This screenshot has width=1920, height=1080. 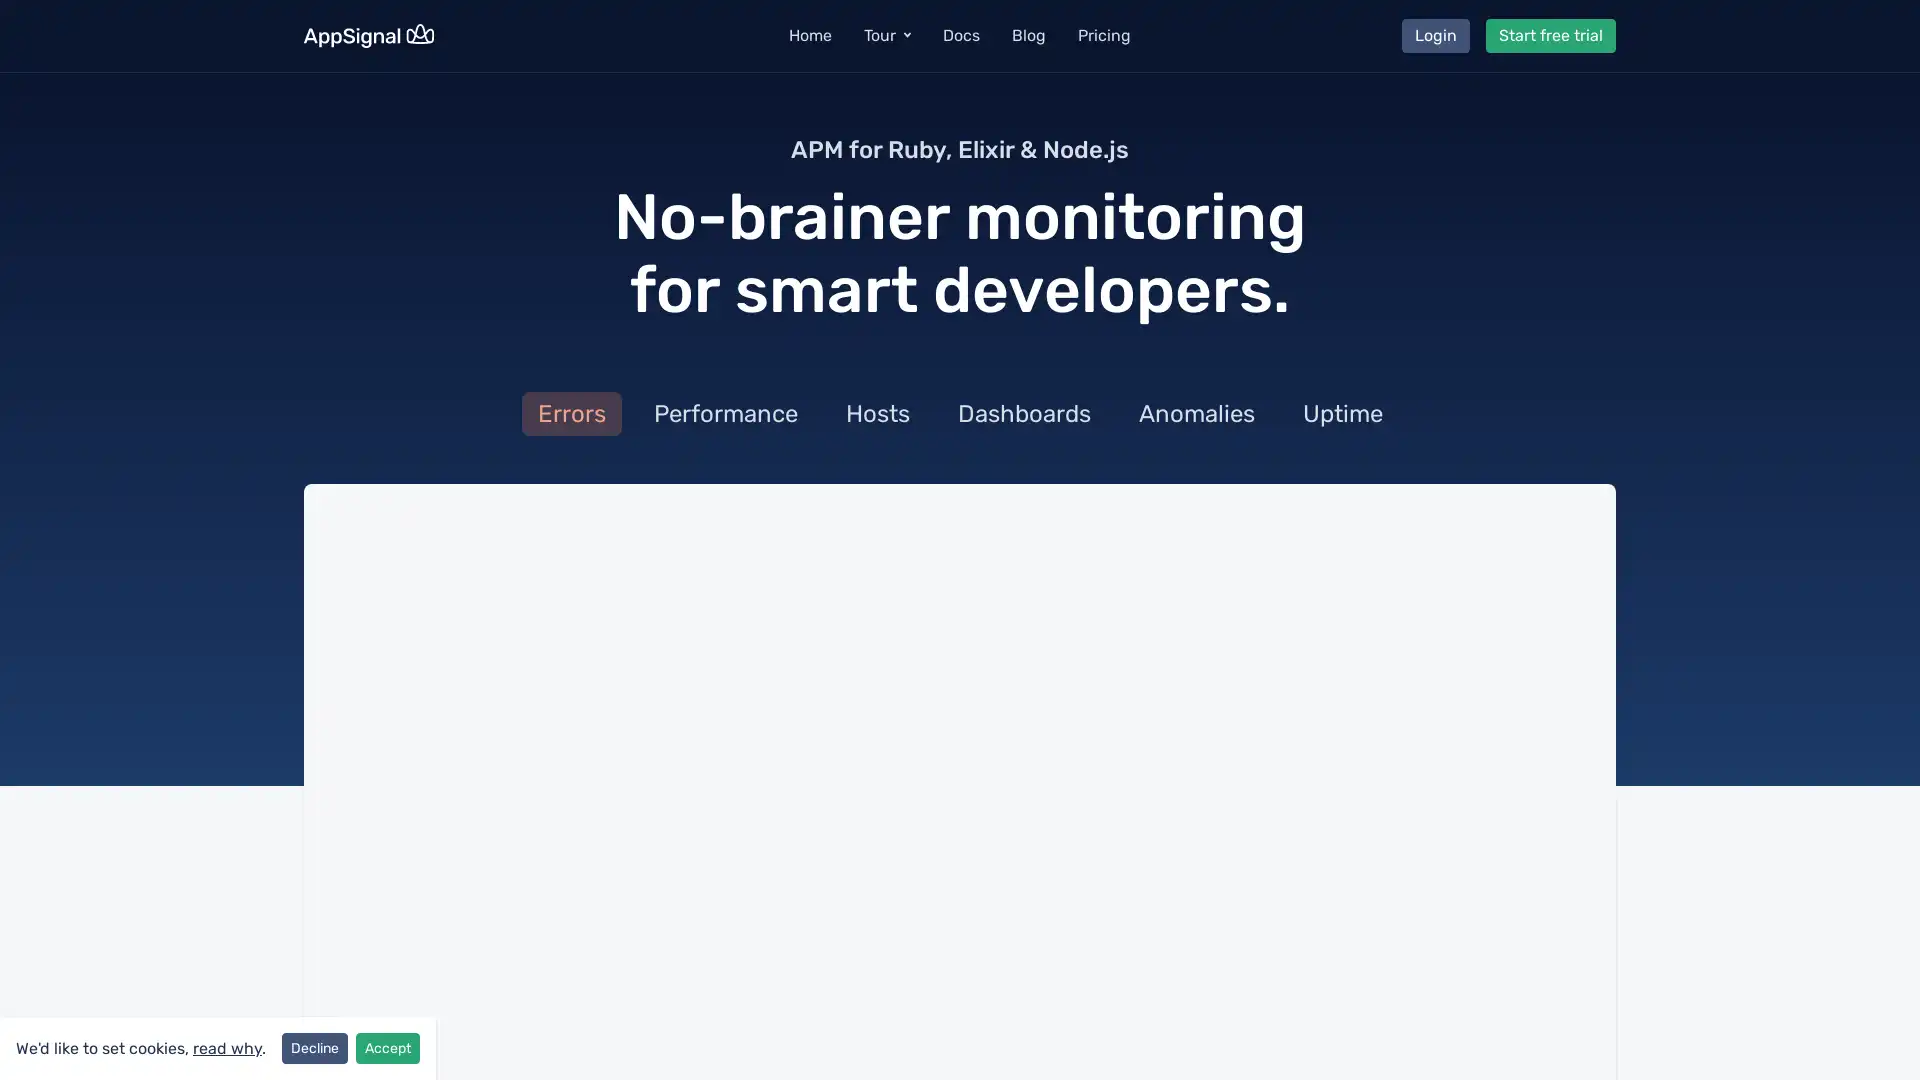 What do you see at coordinates (314, 1047) in the screenshot?
I see `Decline` at bounding box center [314, 1047].